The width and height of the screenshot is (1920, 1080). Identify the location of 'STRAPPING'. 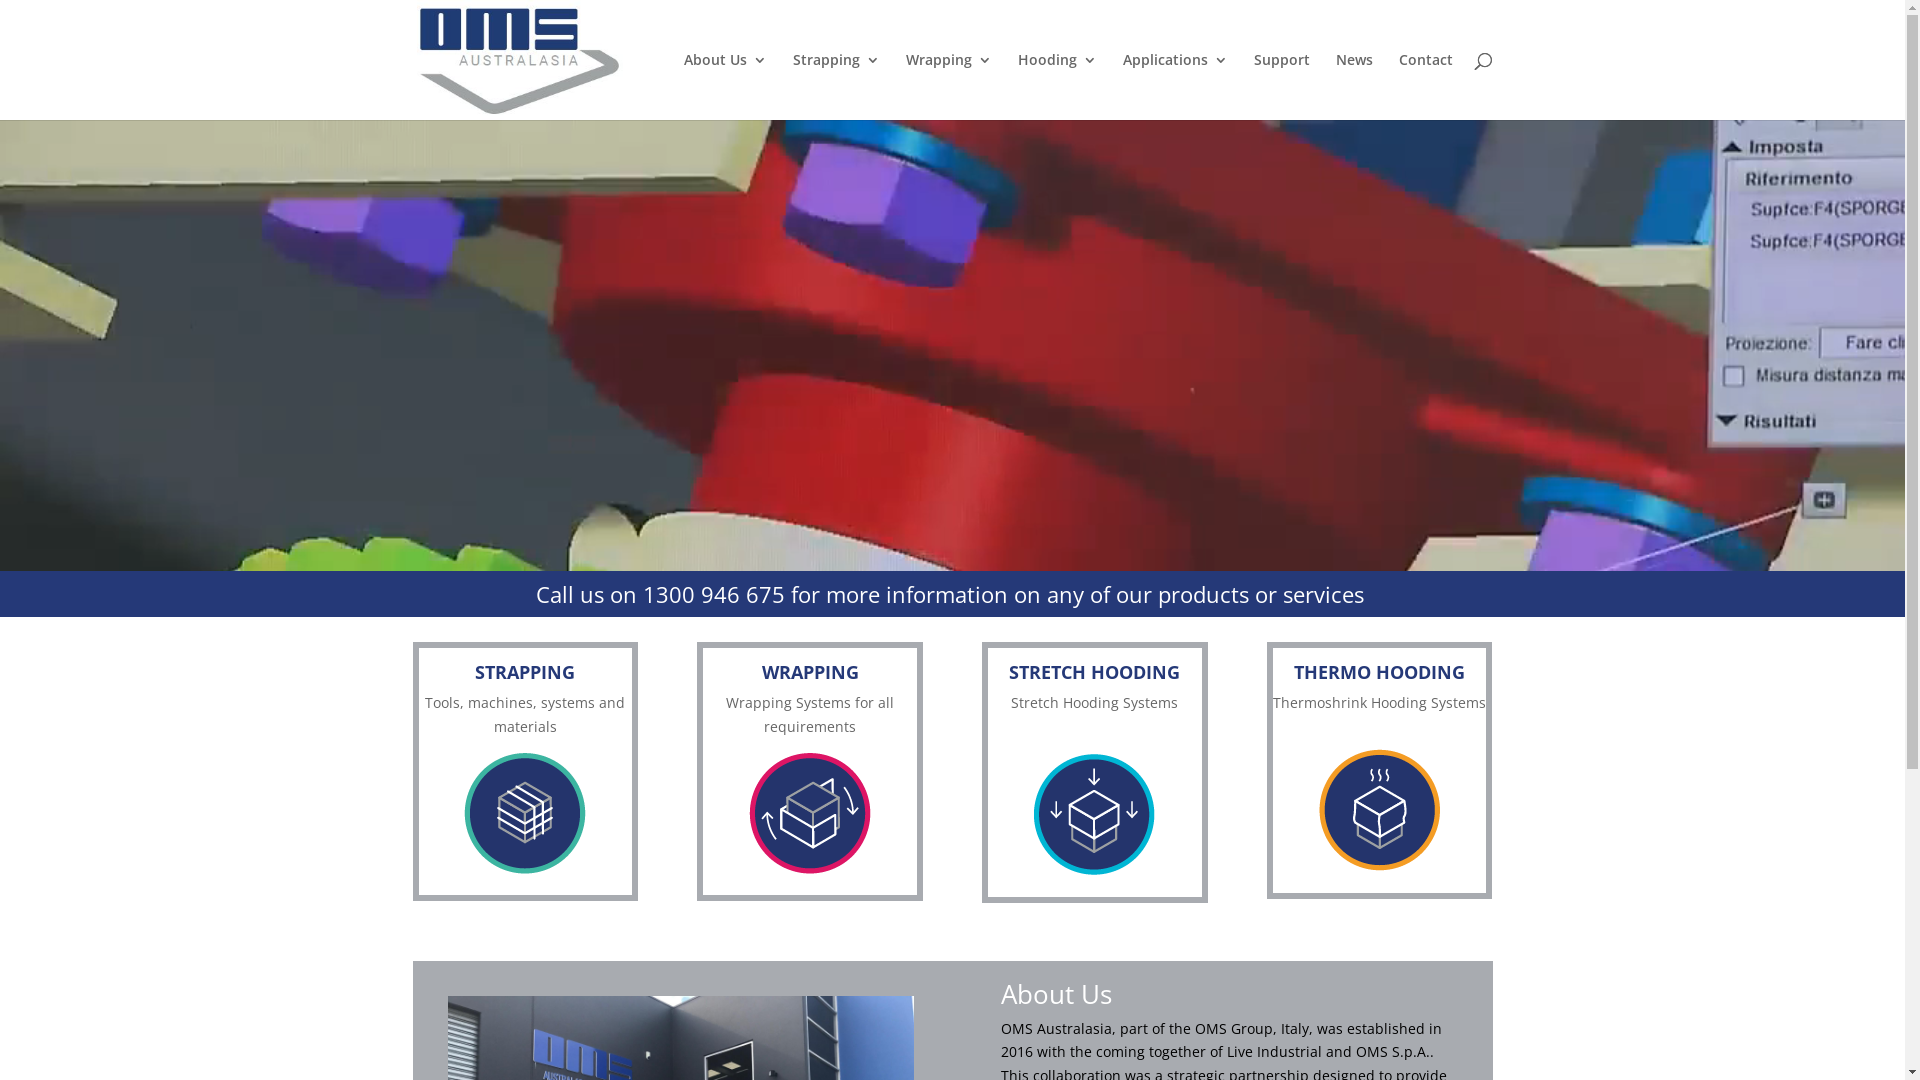
(524, 671).